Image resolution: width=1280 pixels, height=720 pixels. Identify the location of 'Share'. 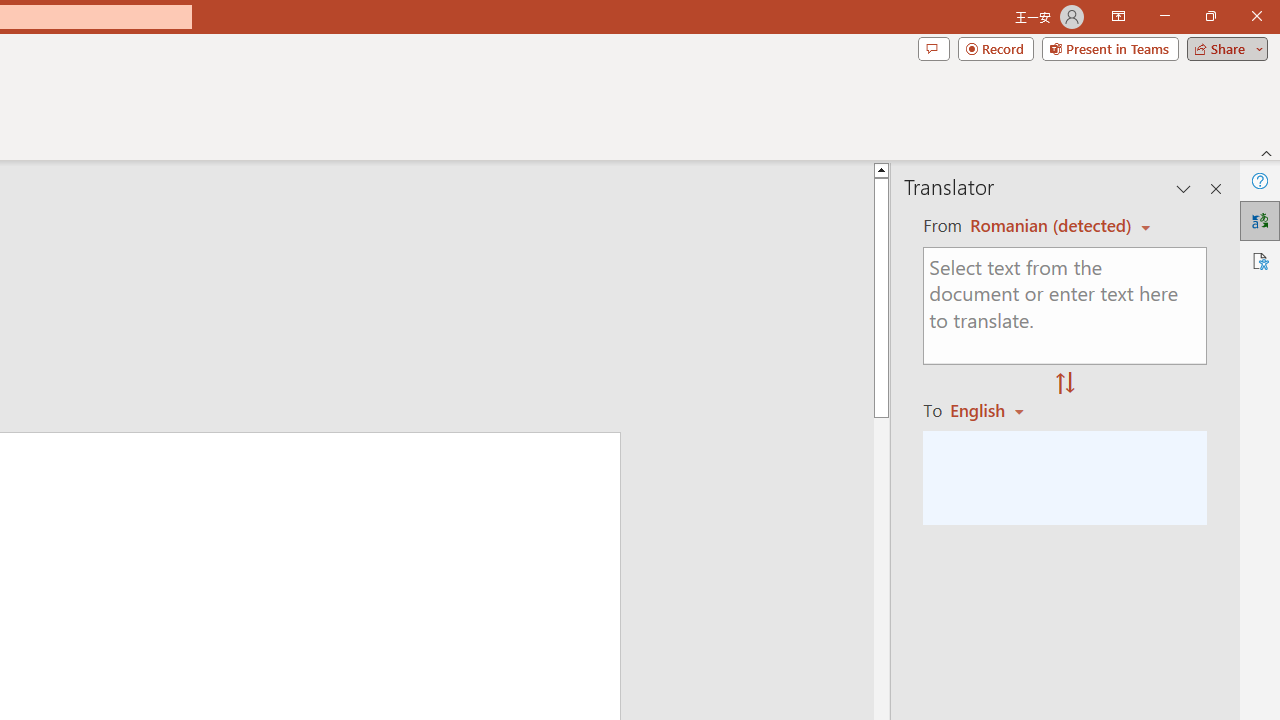
(1222, 47).